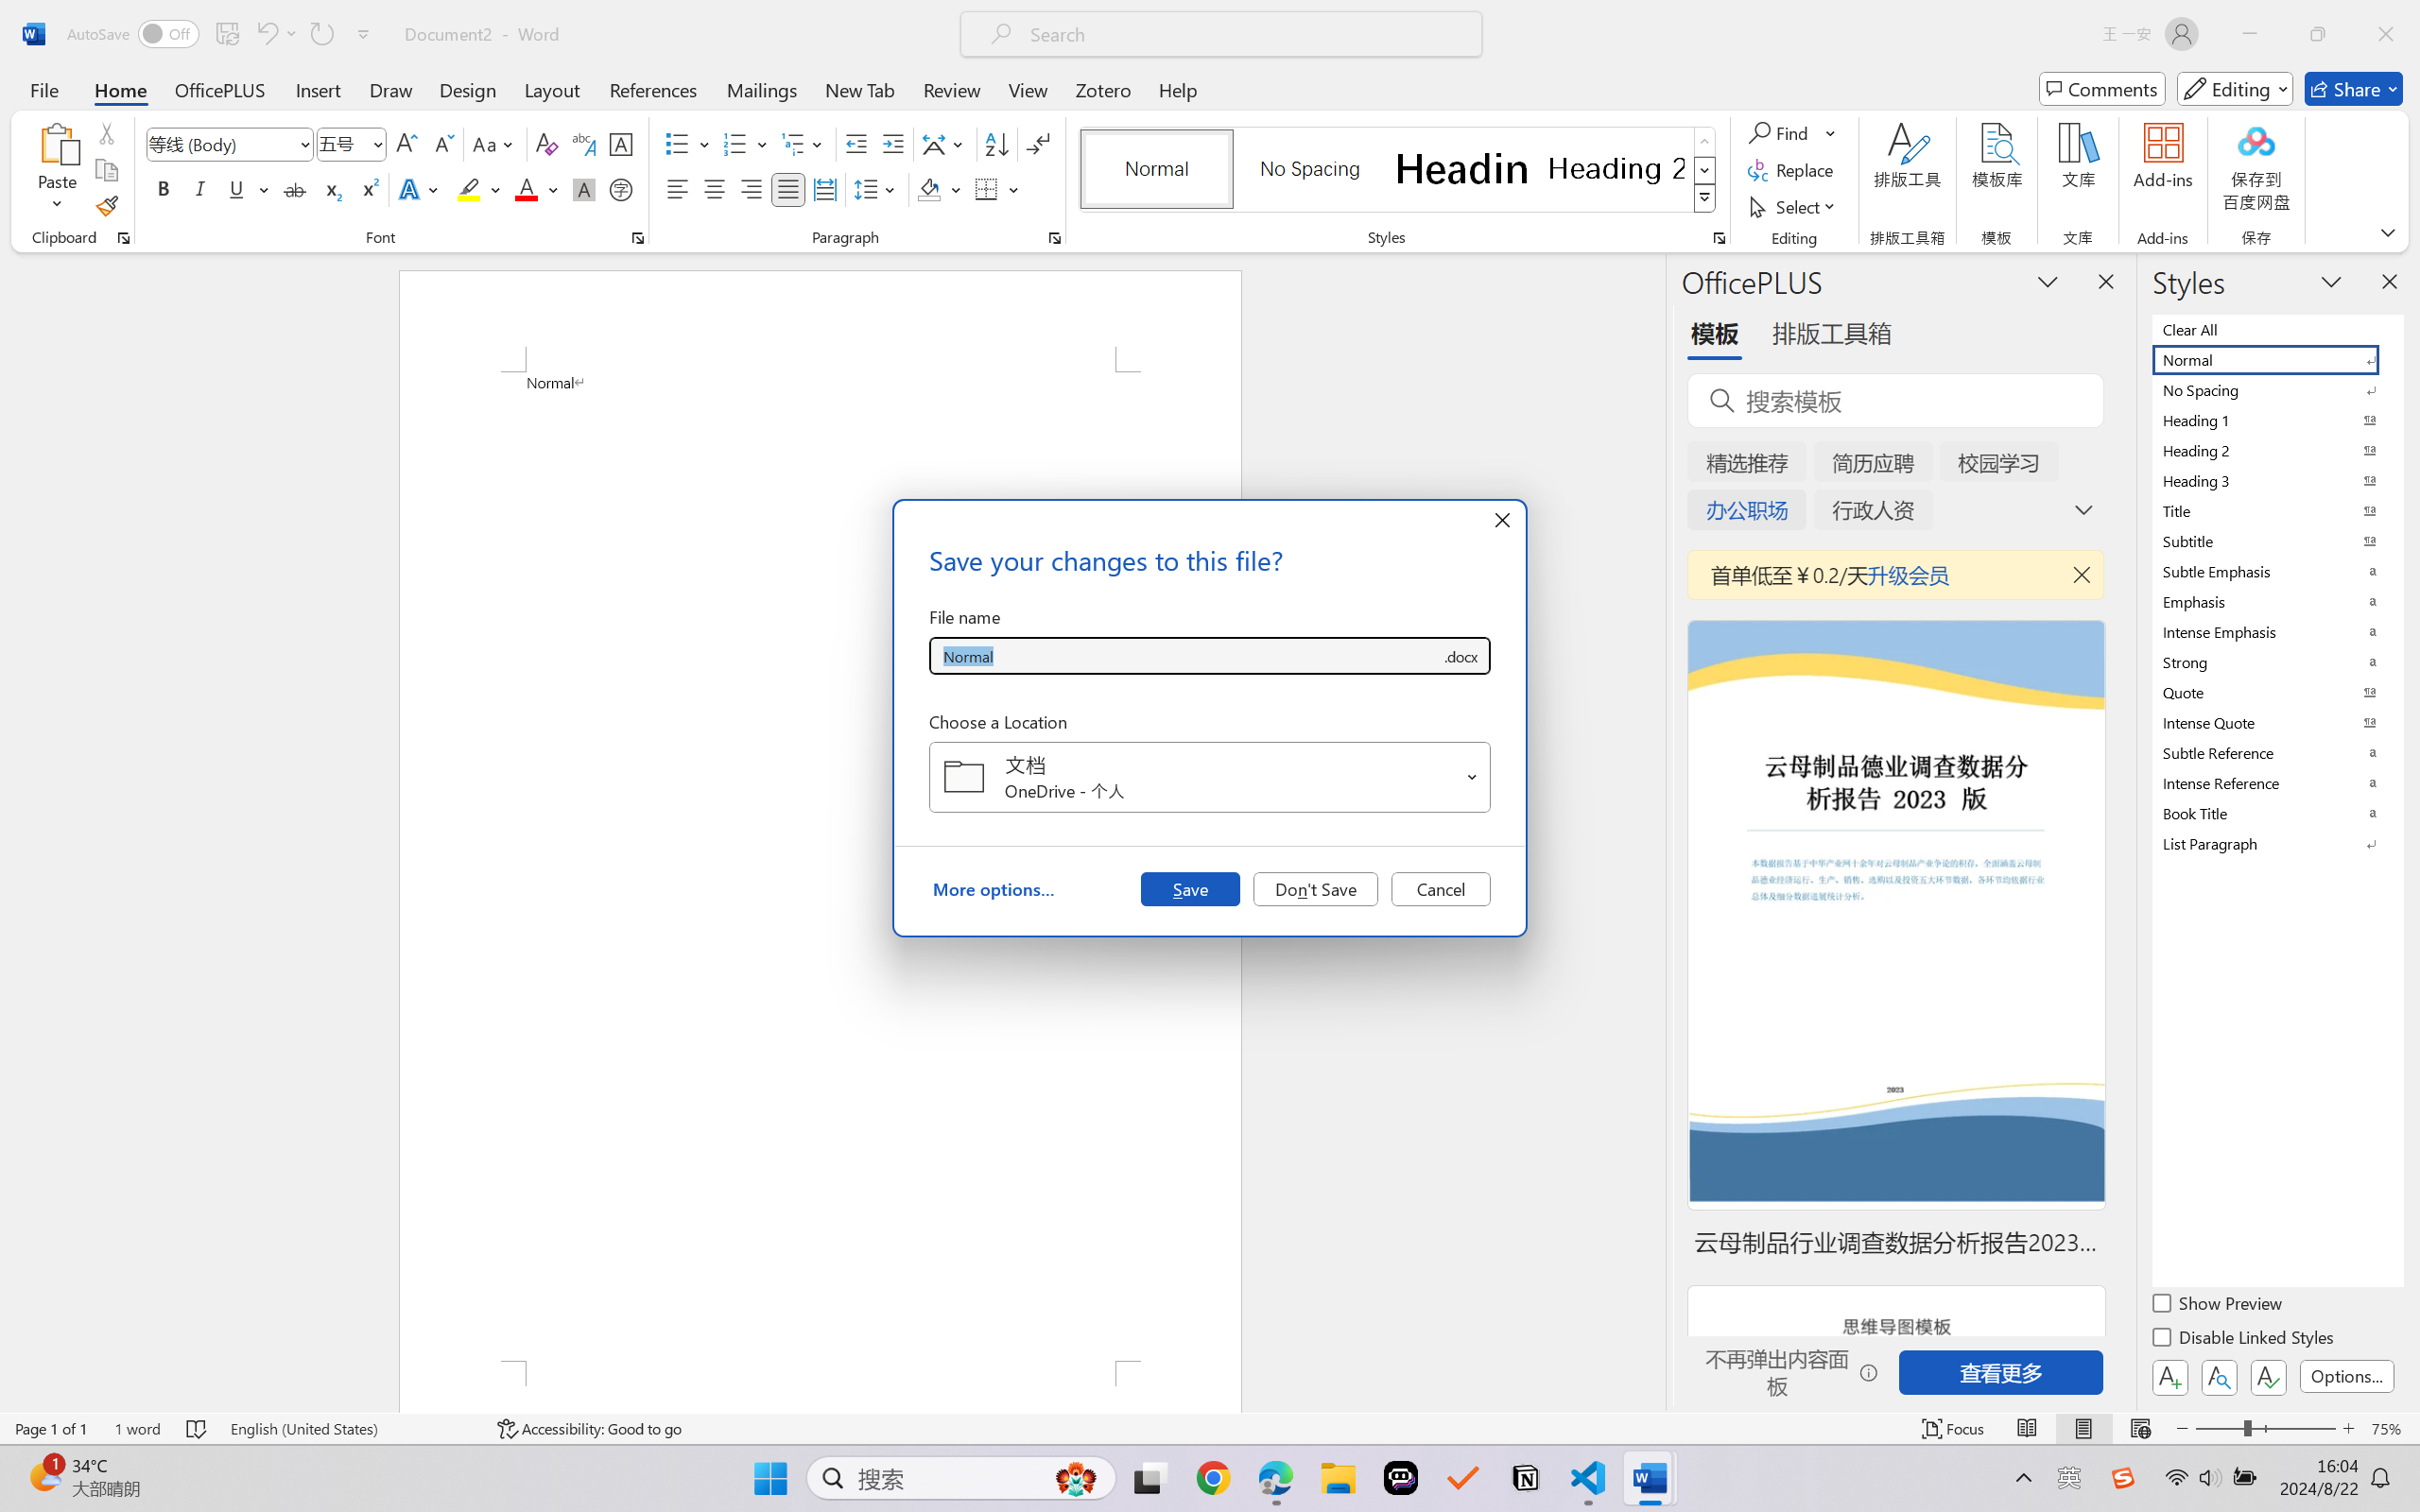 The height and width of the screenshot is (1512, 2420). What do you see at coordinates (621, 144) in the screenshot?
I see `'Character Border'` at bounding box center [621, 144].